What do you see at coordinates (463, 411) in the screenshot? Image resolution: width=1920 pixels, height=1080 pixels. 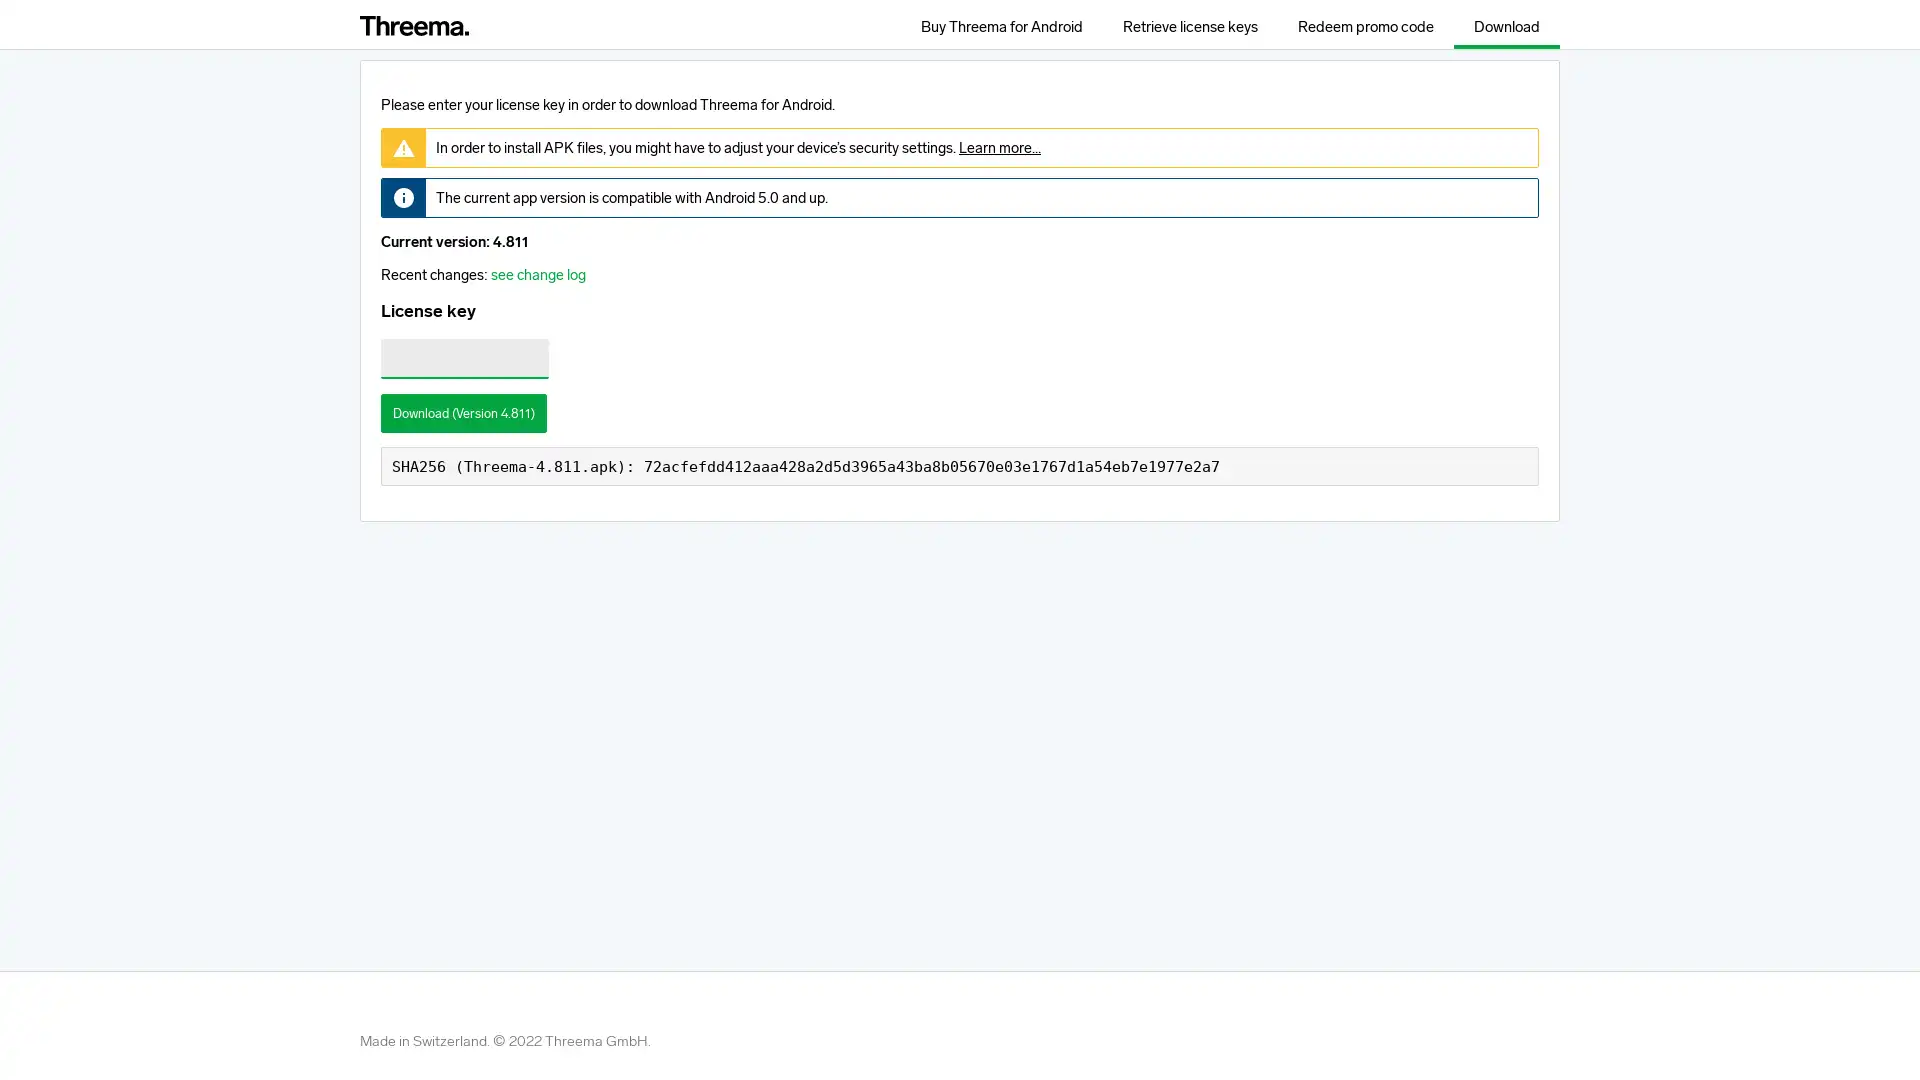 I see `Download (Version 4.811)` at bounding box center [463, 411].